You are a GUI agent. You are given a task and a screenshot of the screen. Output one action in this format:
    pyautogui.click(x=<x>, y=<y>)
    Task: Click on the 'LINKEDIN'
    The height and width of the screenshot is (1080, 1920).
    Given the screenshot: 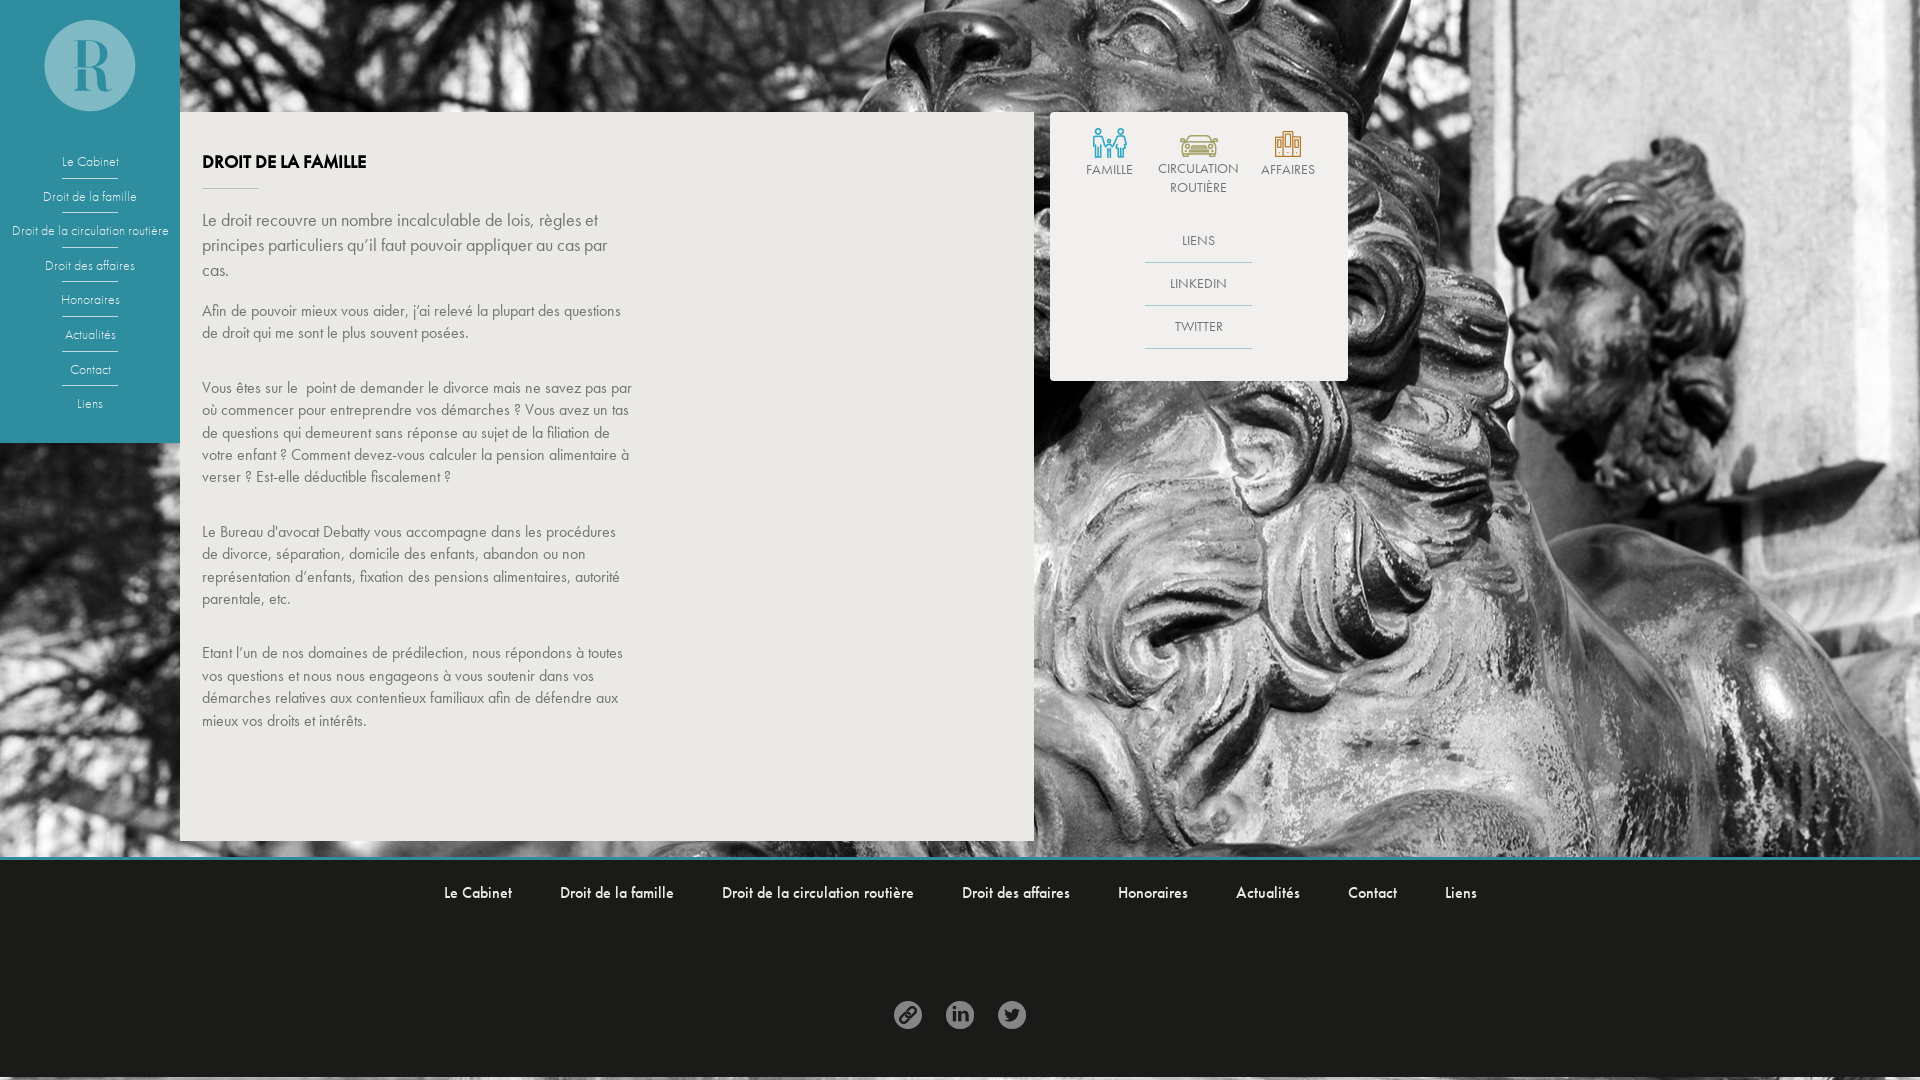 What is the action you would take?
    pyautogui.click(x=1198, y=284)
    